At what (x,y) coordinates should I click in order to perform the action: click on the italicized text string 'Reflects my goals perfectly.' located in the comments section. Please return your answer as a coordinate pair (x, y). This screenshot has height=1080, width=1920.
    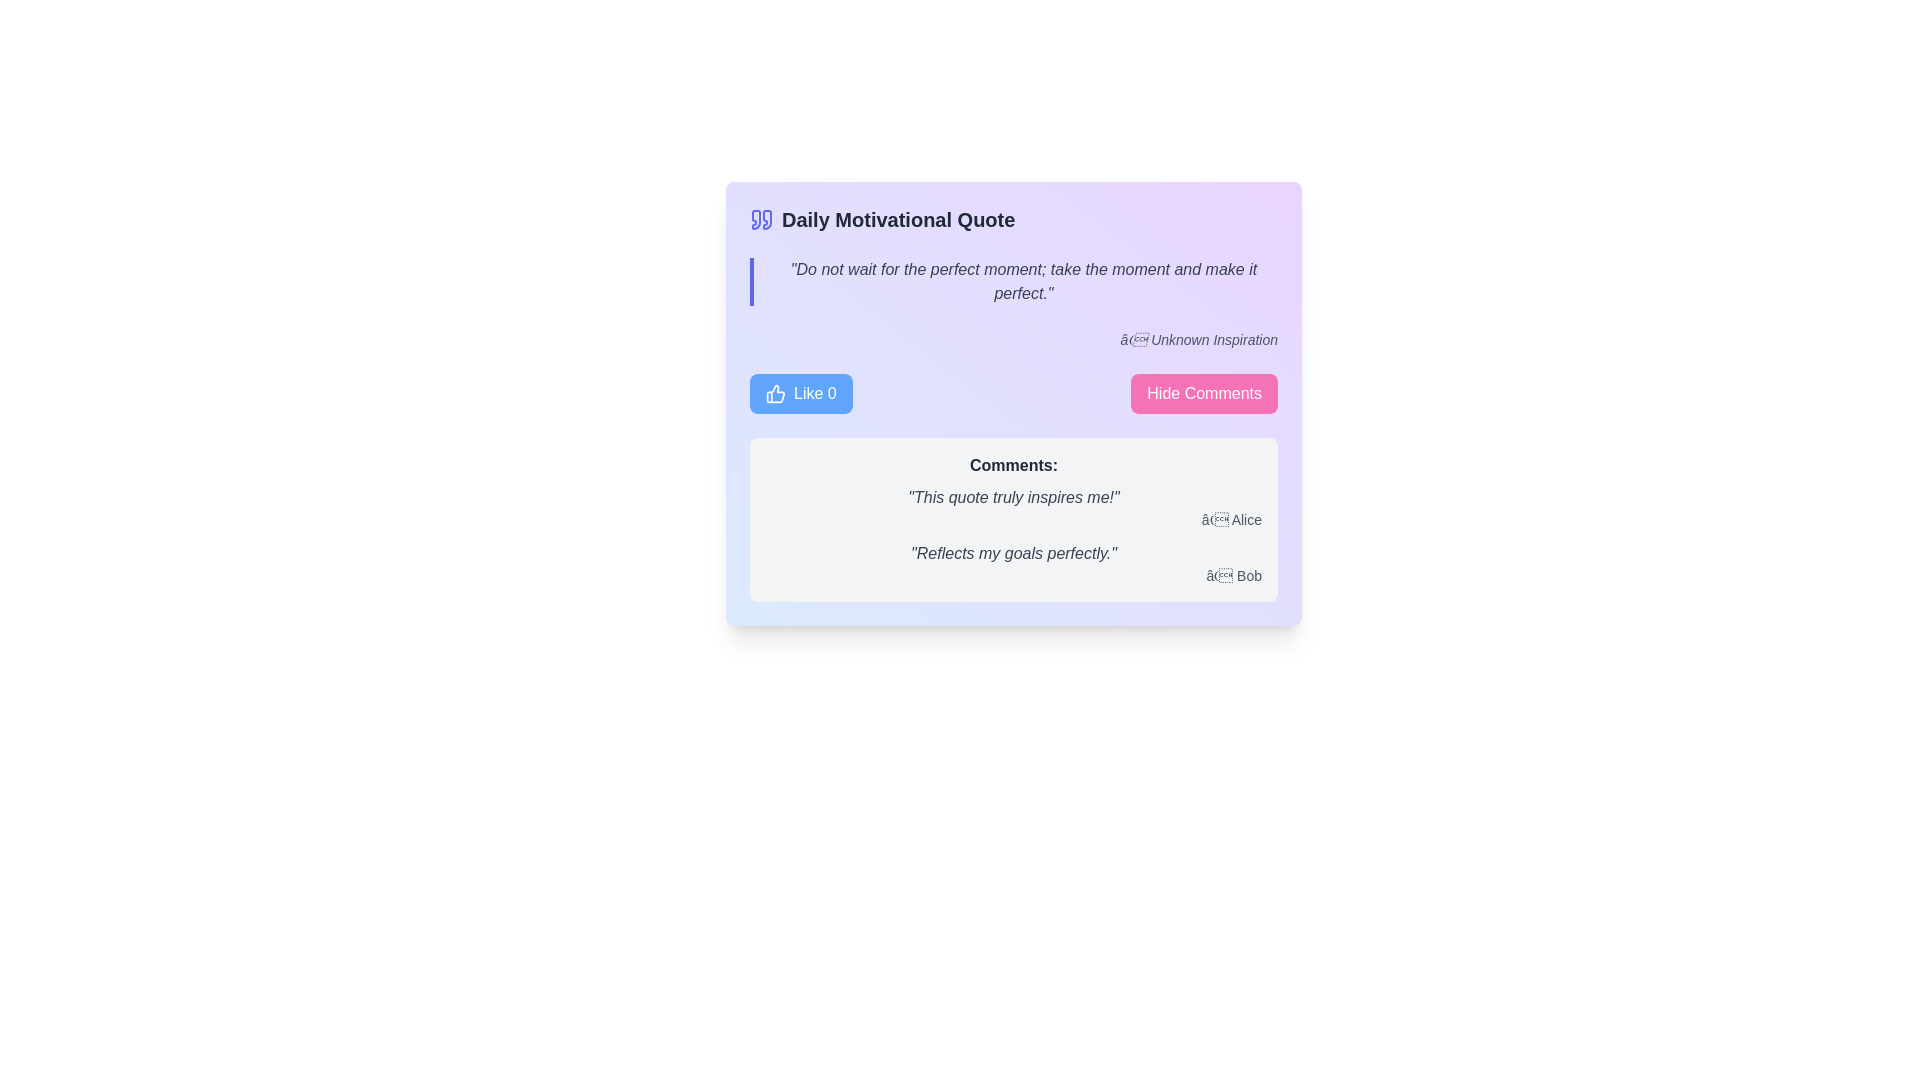
    Looking at the image, I should click on (1013, 554).